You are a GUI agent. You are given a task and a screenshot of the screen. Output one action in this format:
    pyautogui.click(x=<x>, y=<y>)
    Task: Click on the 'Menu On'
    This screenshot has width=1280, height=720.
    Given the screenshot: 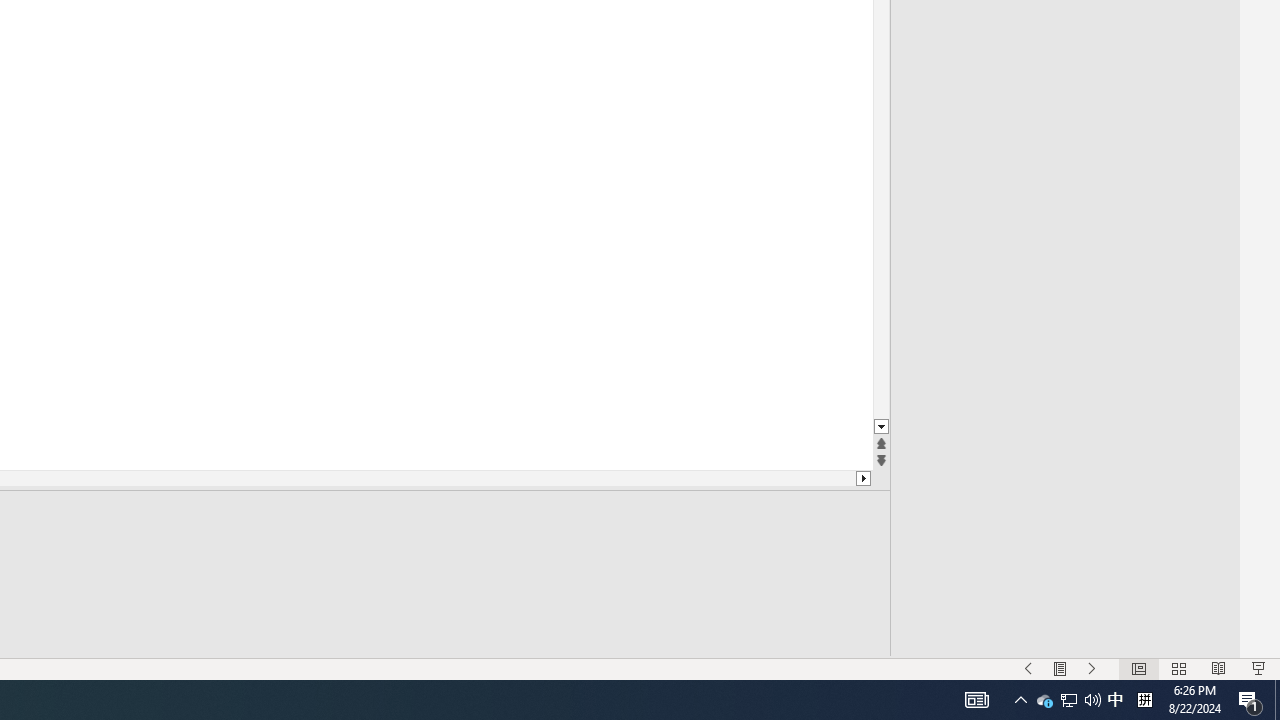 What is the action you would take?
    pyautogui.click(x=1059, y=669)
    